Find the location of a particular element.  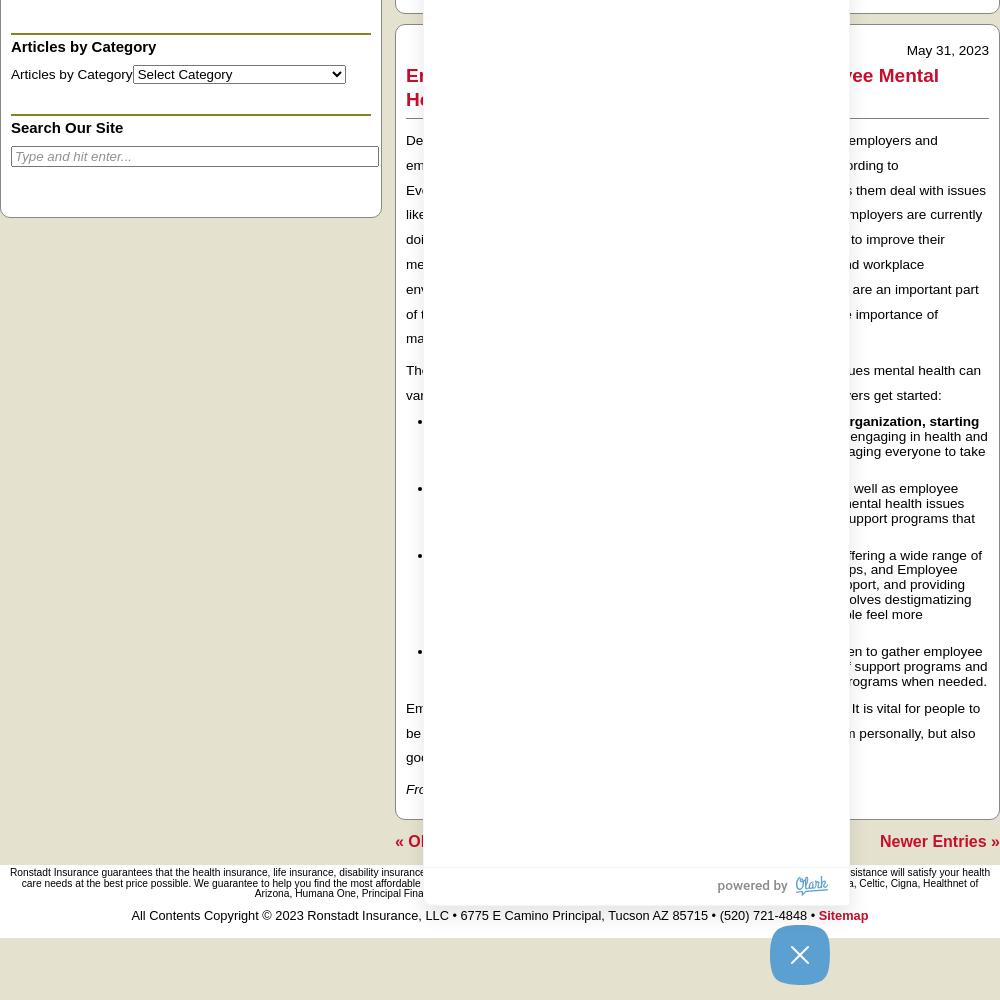

'Demonstrate a commitment to mental health at all levels of the organization, starting at the top.' is located at coordinates (433, 429).